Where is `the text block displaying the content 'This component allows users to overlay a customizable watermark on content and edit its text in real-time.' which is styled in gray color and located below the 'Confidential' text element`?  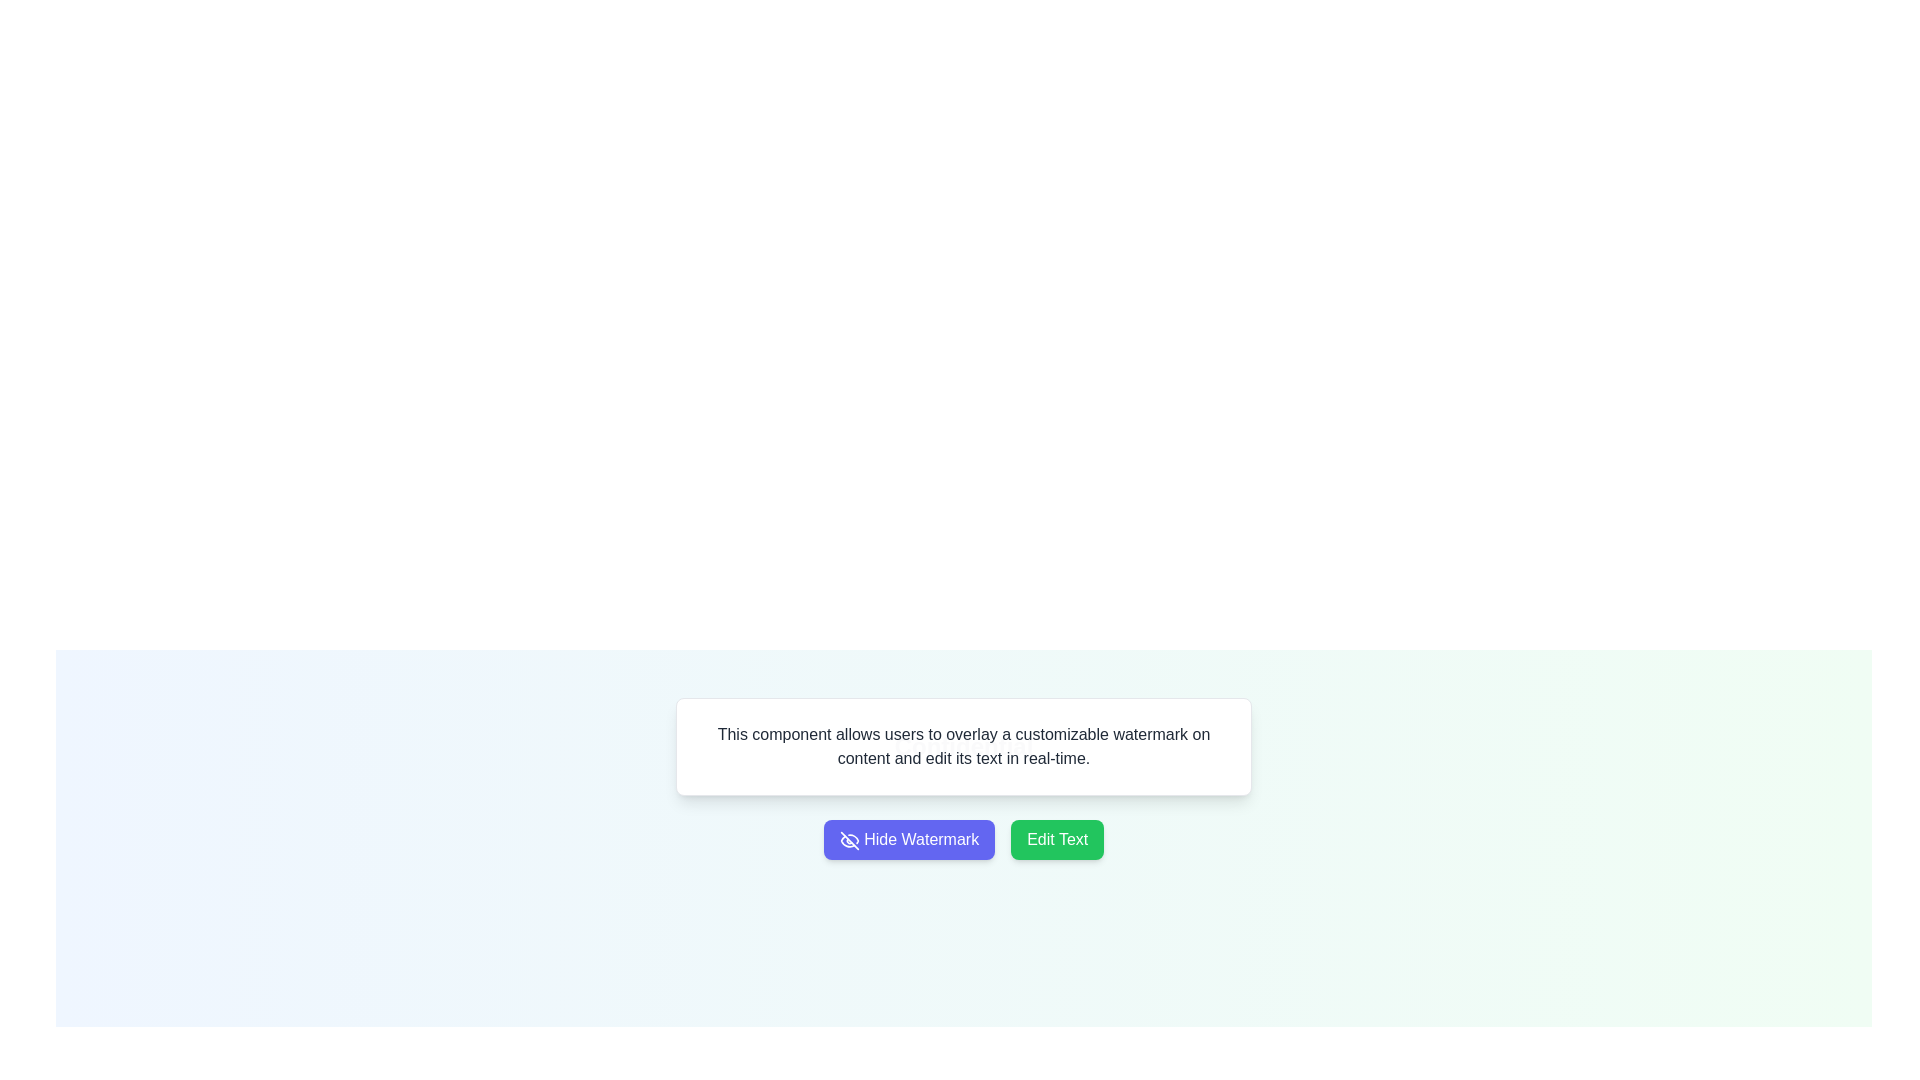
the text block displaying the content 'This component allows users to overlay a customizable watermark on content and edit its text in real-time.' which is styled in gray color and located below the 'Confidential' text element is located at coordinates (964, 747).